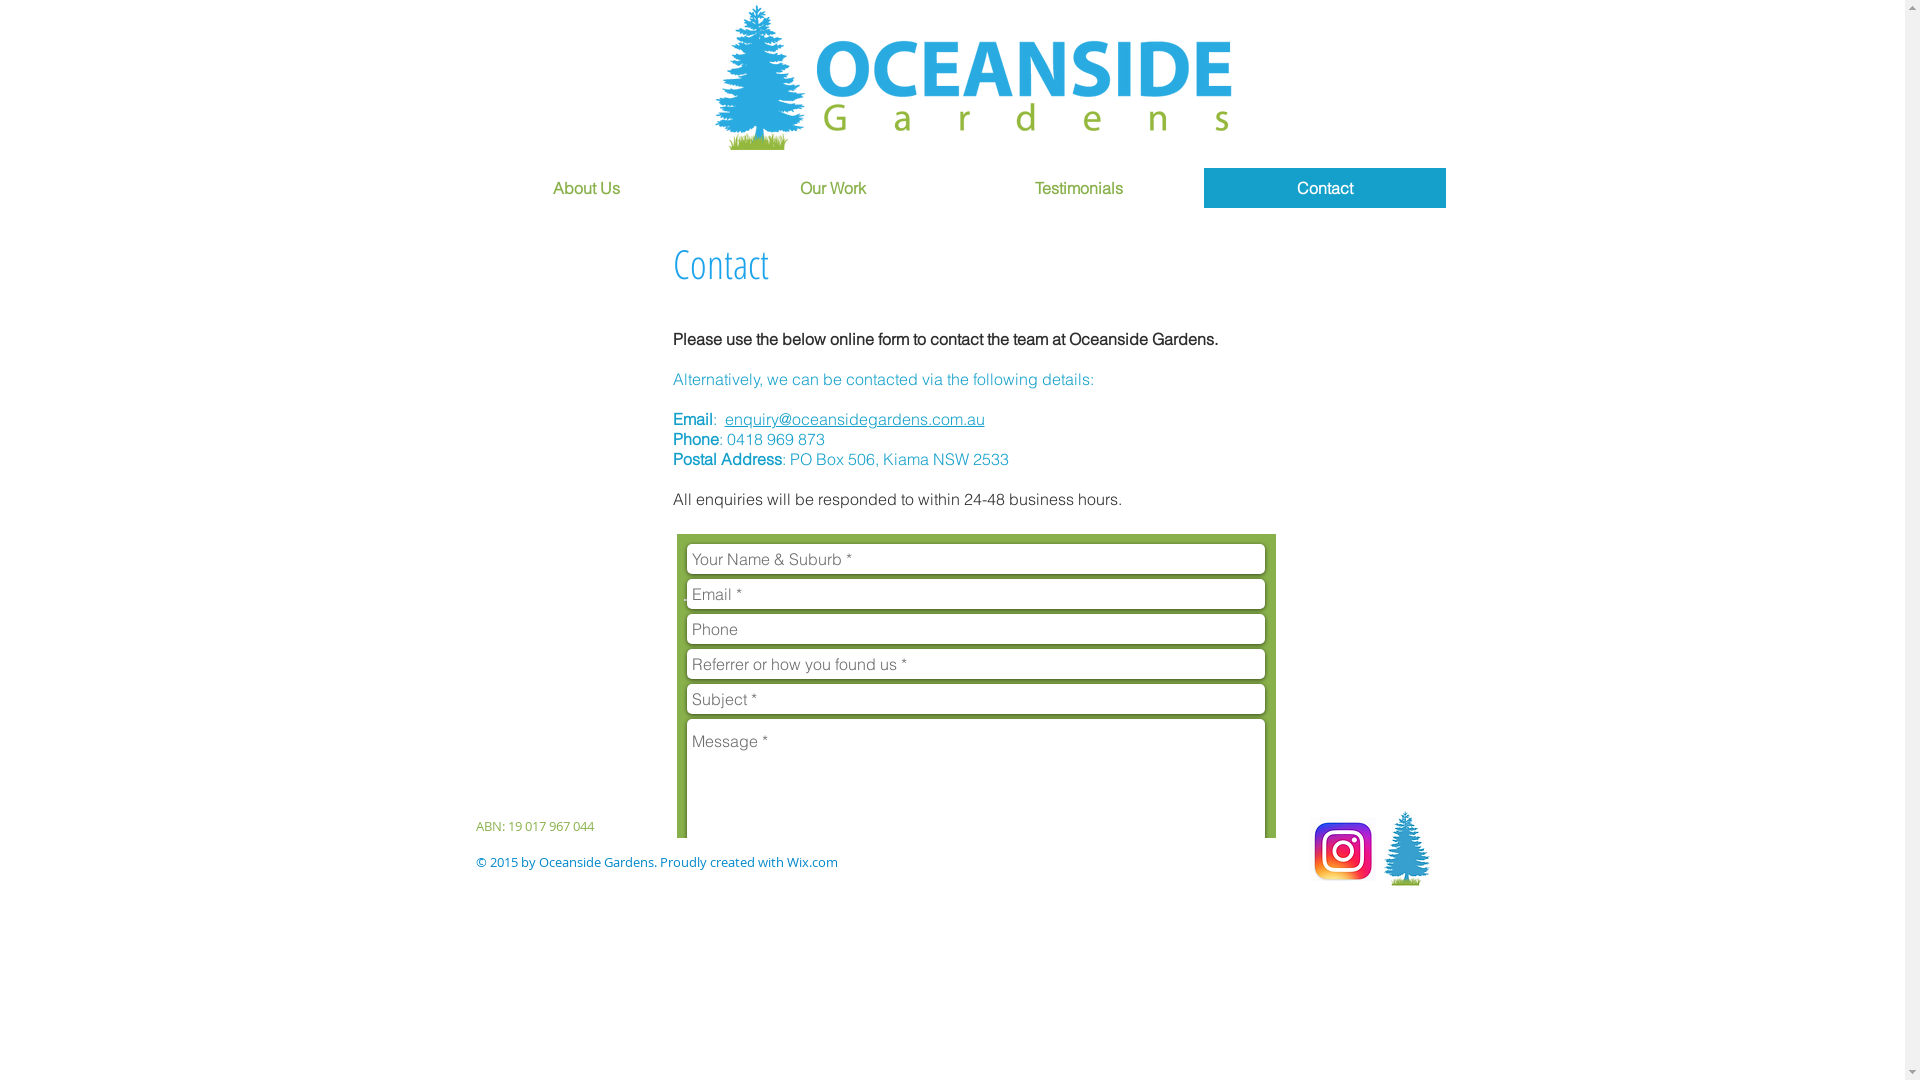 This screenshot has height=1080, width=1920. What do you see at coordinates (854, 418) in the screenshot?
I see `'enquiry@oceansidegardens.com.au'` at bounding box center [854, 418].